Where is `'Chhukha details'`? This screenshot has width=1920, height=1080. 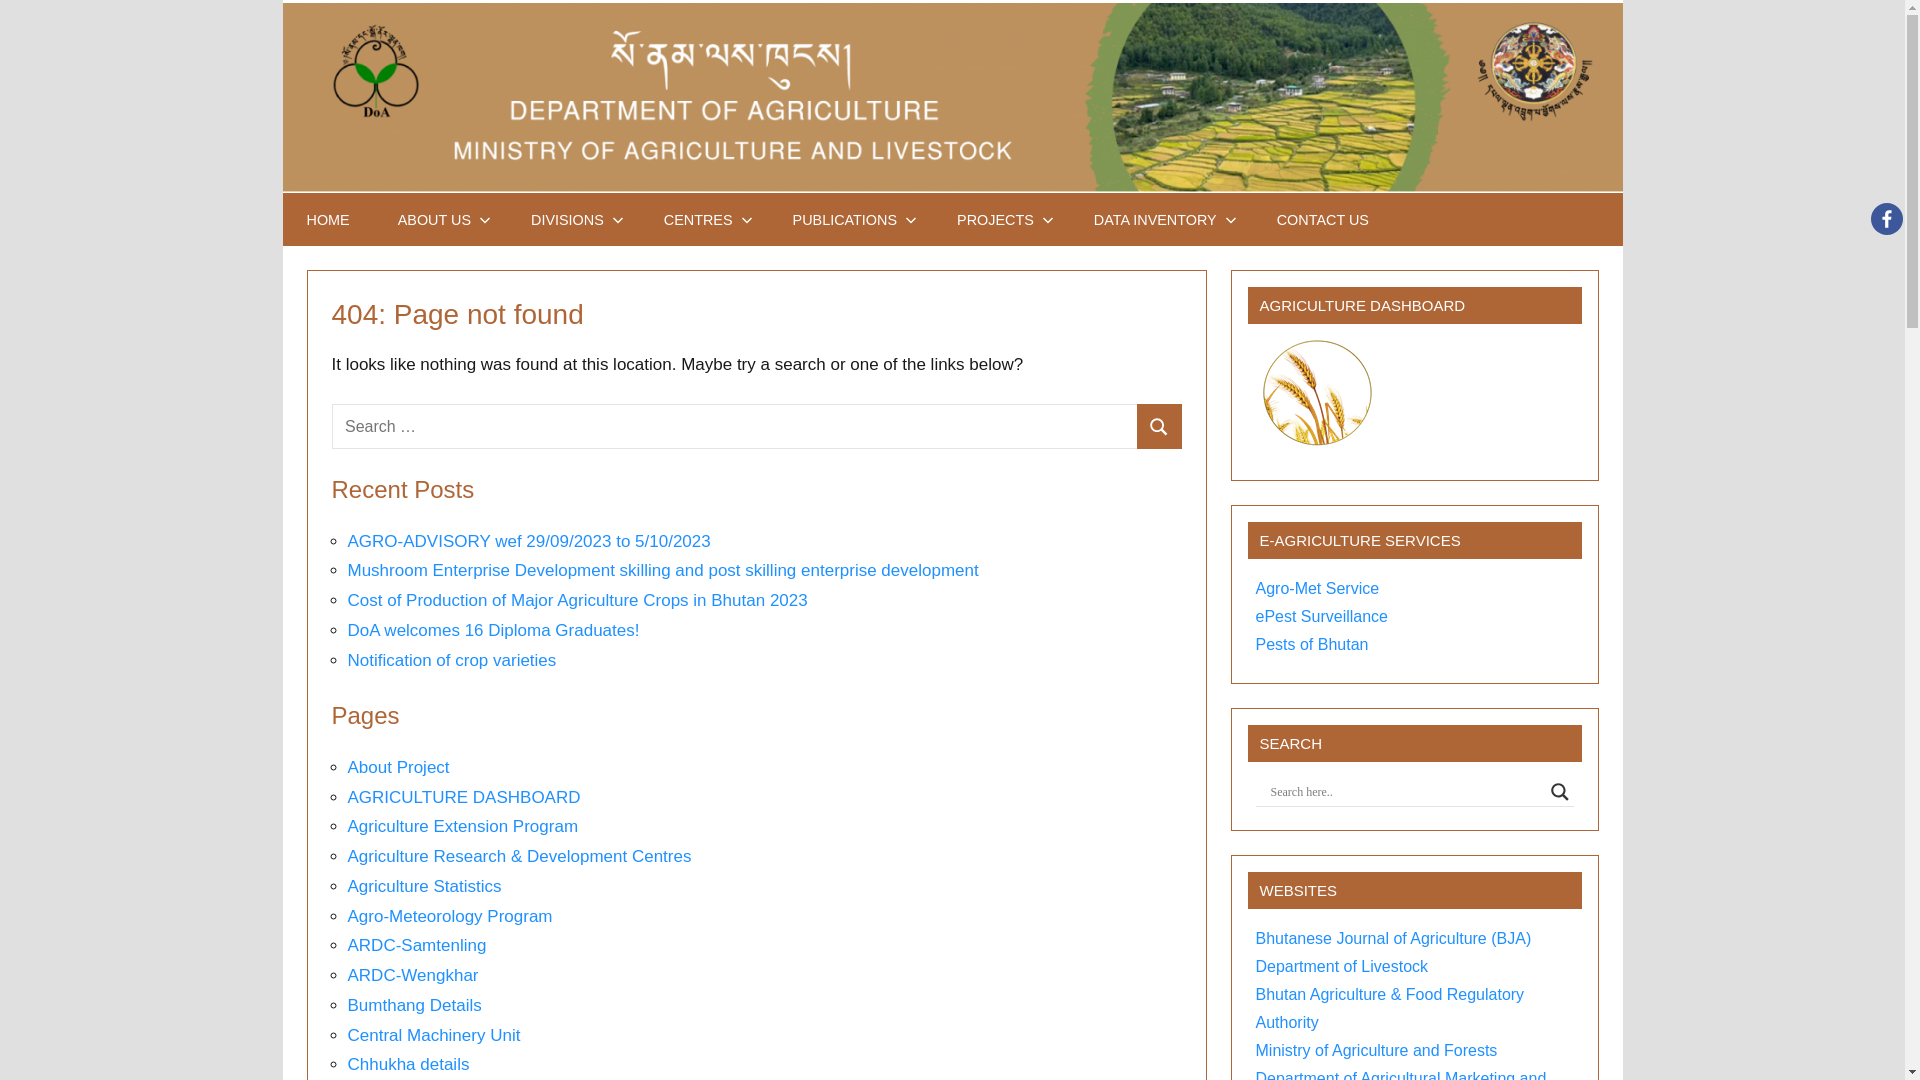 'Chhukha details' is located at coordinates (347, 1063).